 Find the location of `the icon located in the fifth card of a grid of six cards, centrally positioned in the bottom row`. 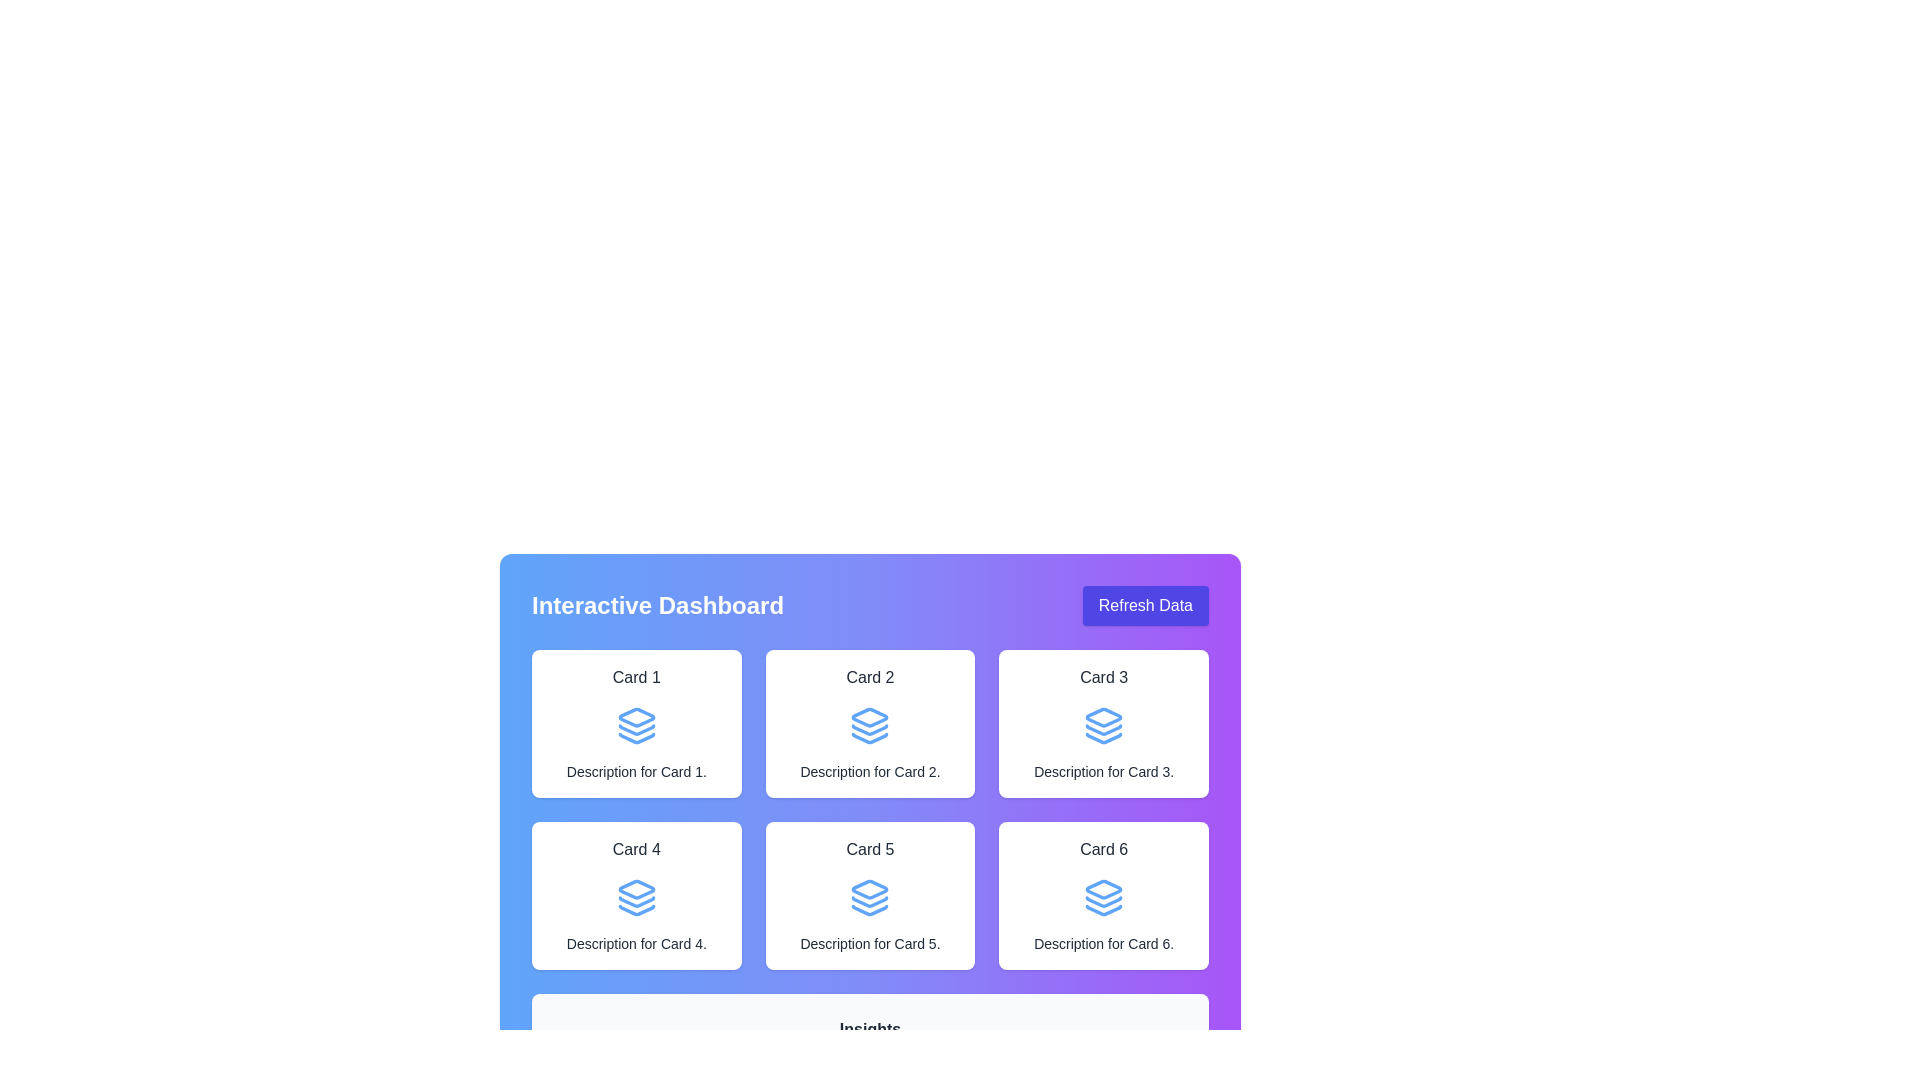

the icon located in the fifth card of a grid of six cards, centrally positioned in the bottom row is located at coordinates (870, 888).